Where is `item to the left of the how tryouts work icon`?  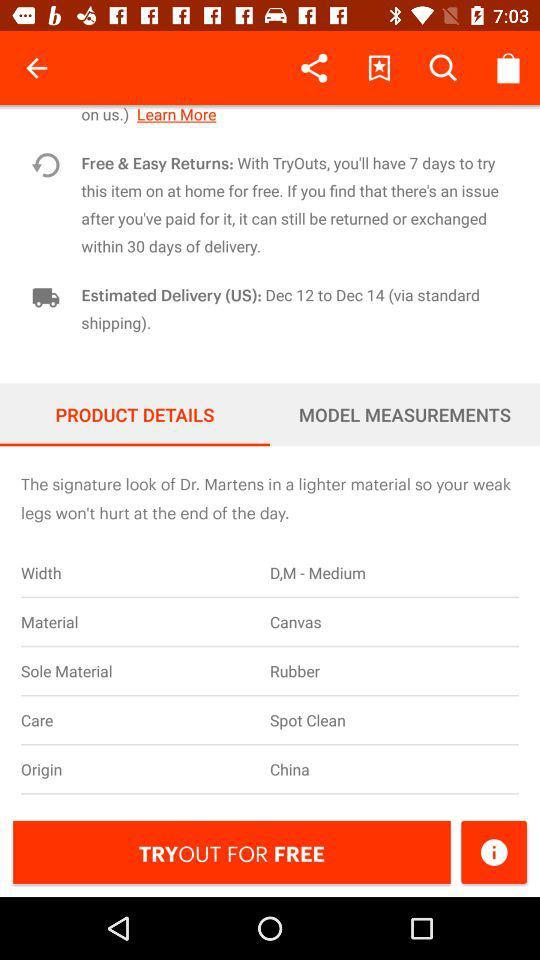
item to the left of the how tryouts work icon is located at coordinates (36, 68).